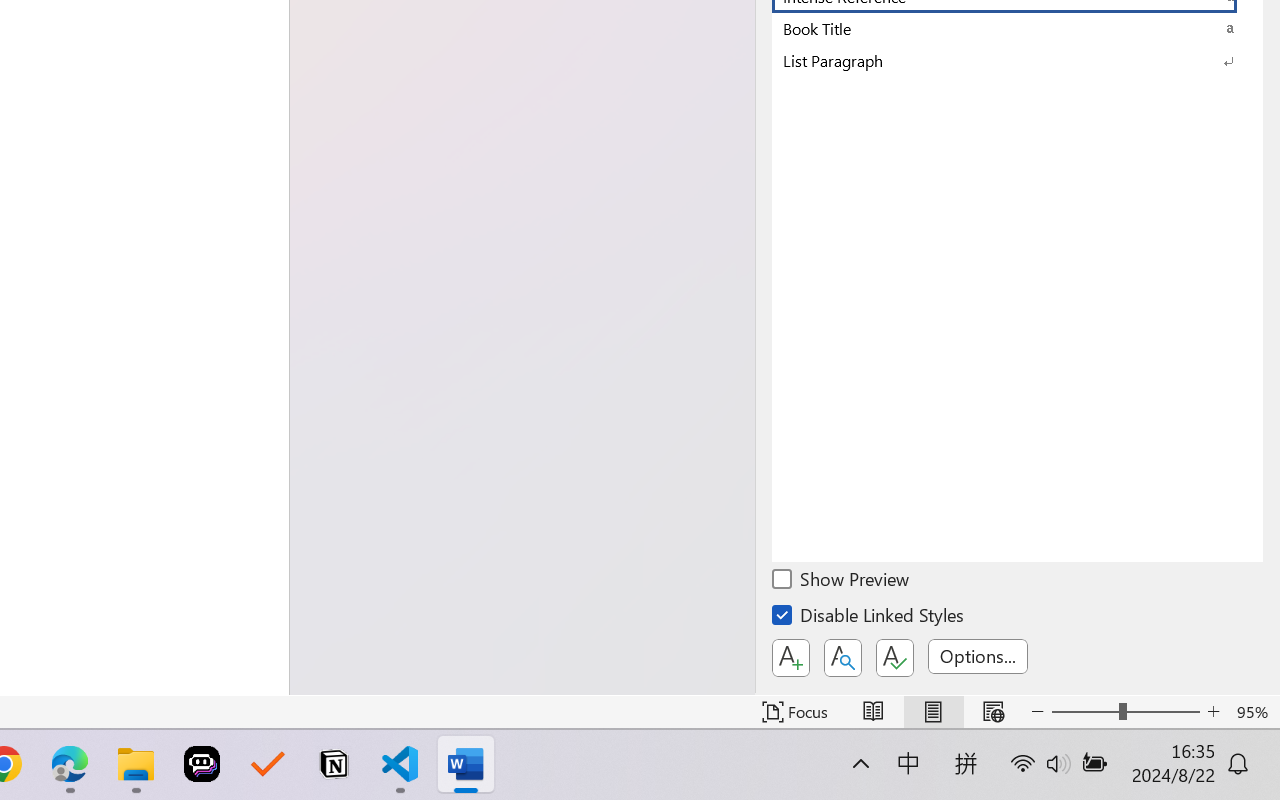 Image resolution: width=1280 pixels, height=800 pixels. What do you see at coordinates (977, 655) in the screenshot?
I see `'Options...'` at bounding box center [977, 655].